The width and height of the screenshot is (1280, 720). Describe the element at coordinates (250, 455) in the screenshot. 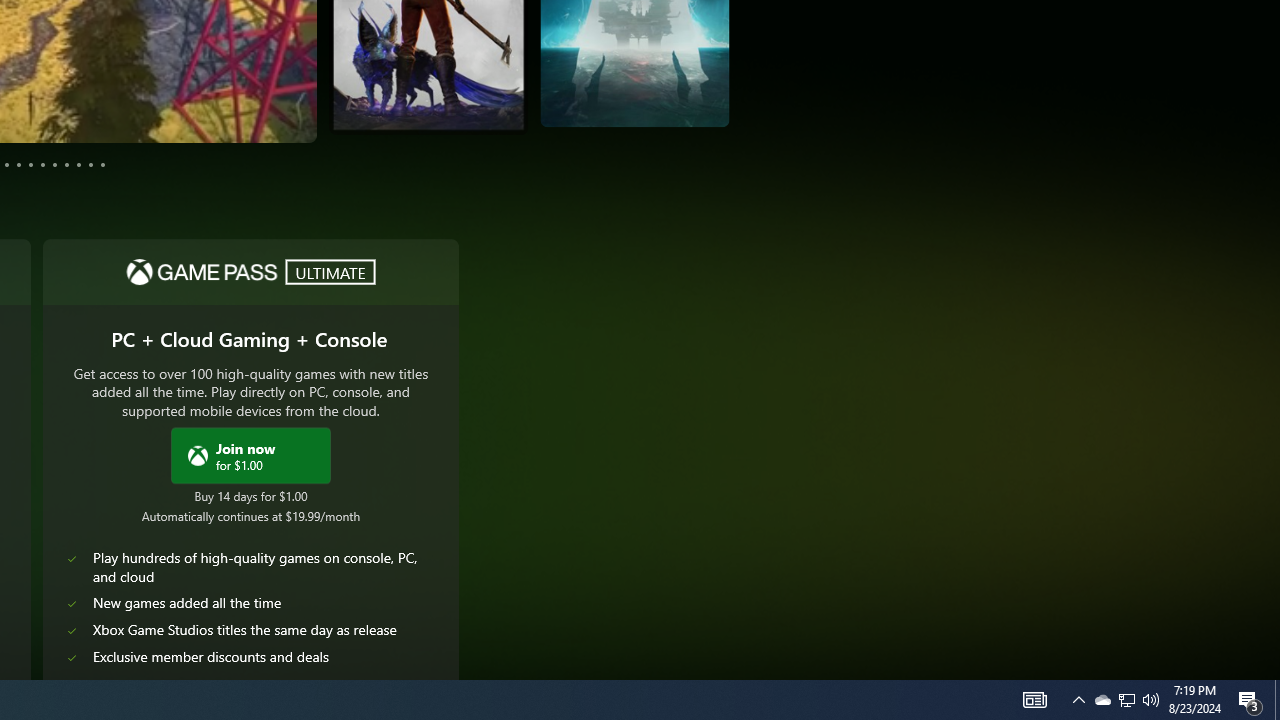

I see `'Join Xbox Game Pass Ultimate now for $1.00'` at that location.